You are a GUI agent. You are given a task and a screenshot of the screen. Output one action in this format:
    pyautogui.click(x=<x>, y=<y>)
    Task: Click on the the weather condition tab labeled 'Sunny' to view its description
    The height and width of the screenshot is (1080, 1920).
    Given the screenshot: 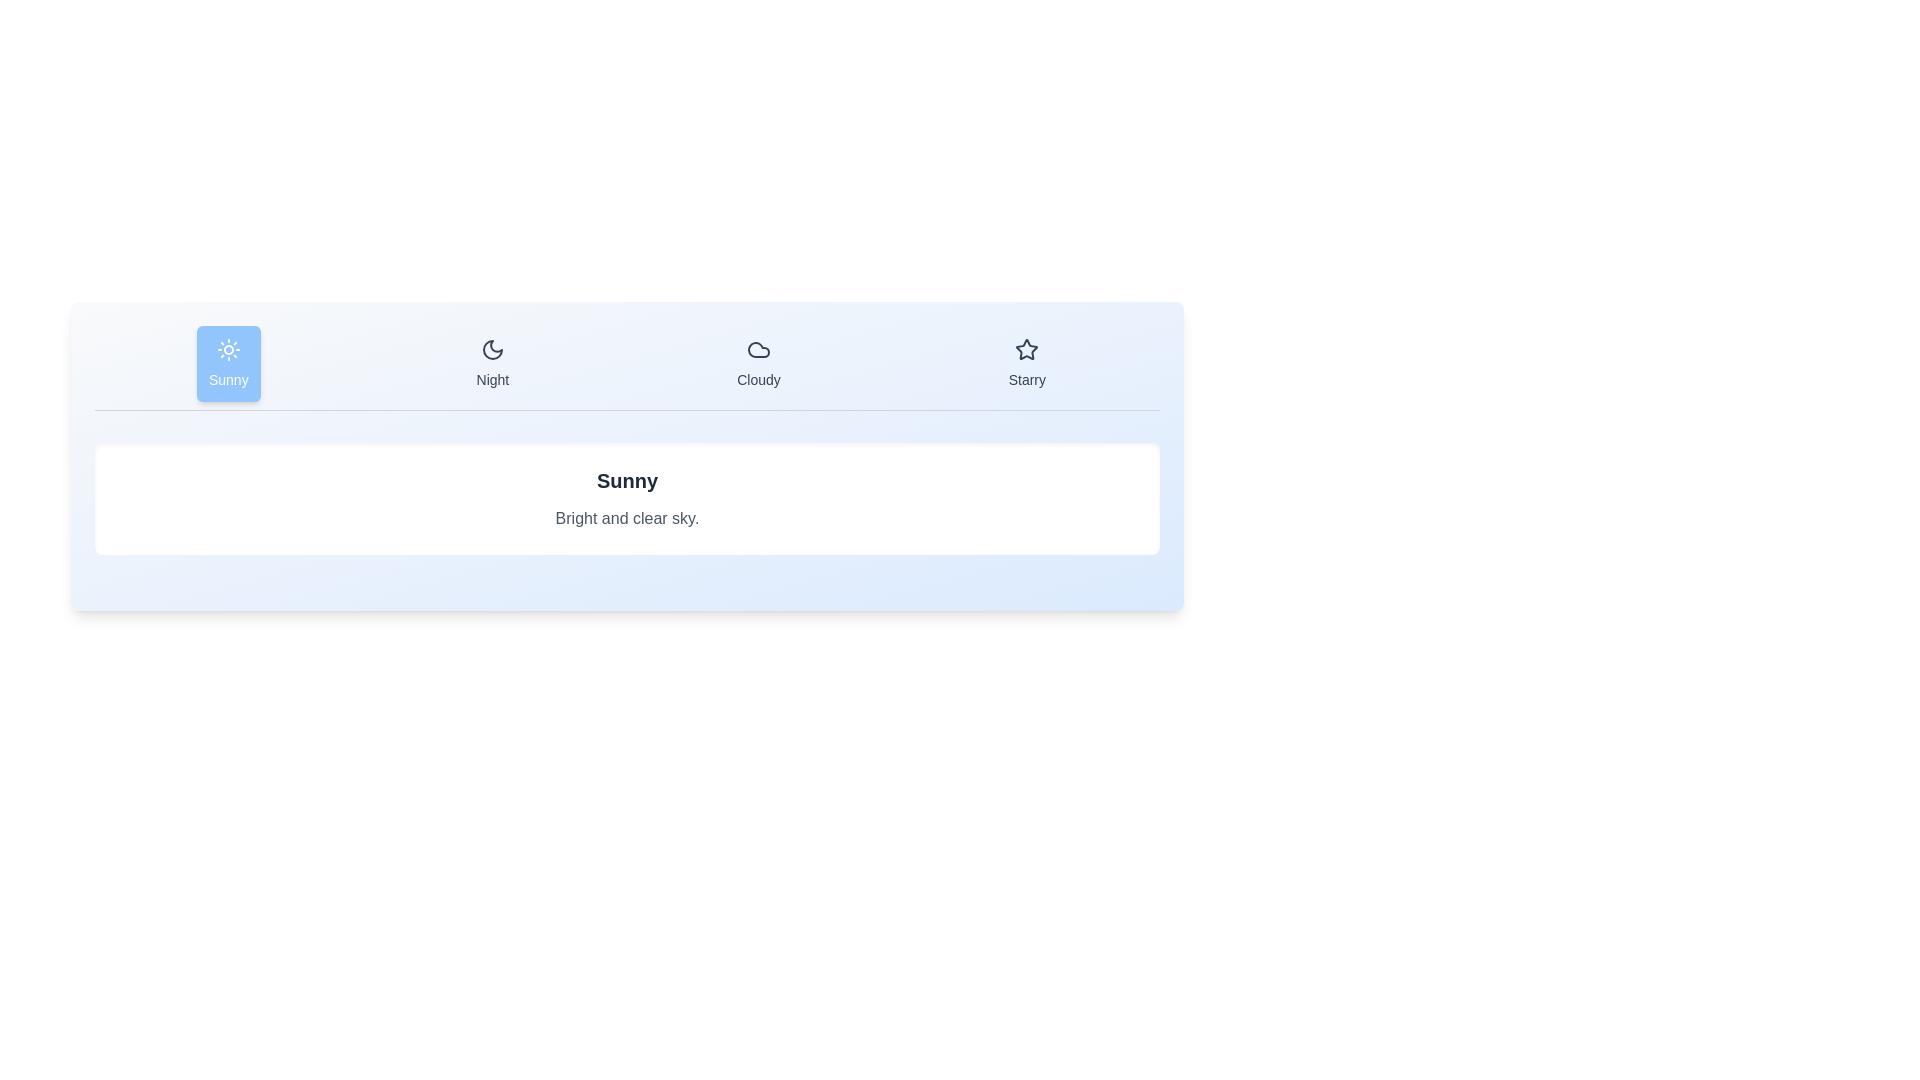 What is the action you would take?
    pyautogui.click(x=228, y=363)
    